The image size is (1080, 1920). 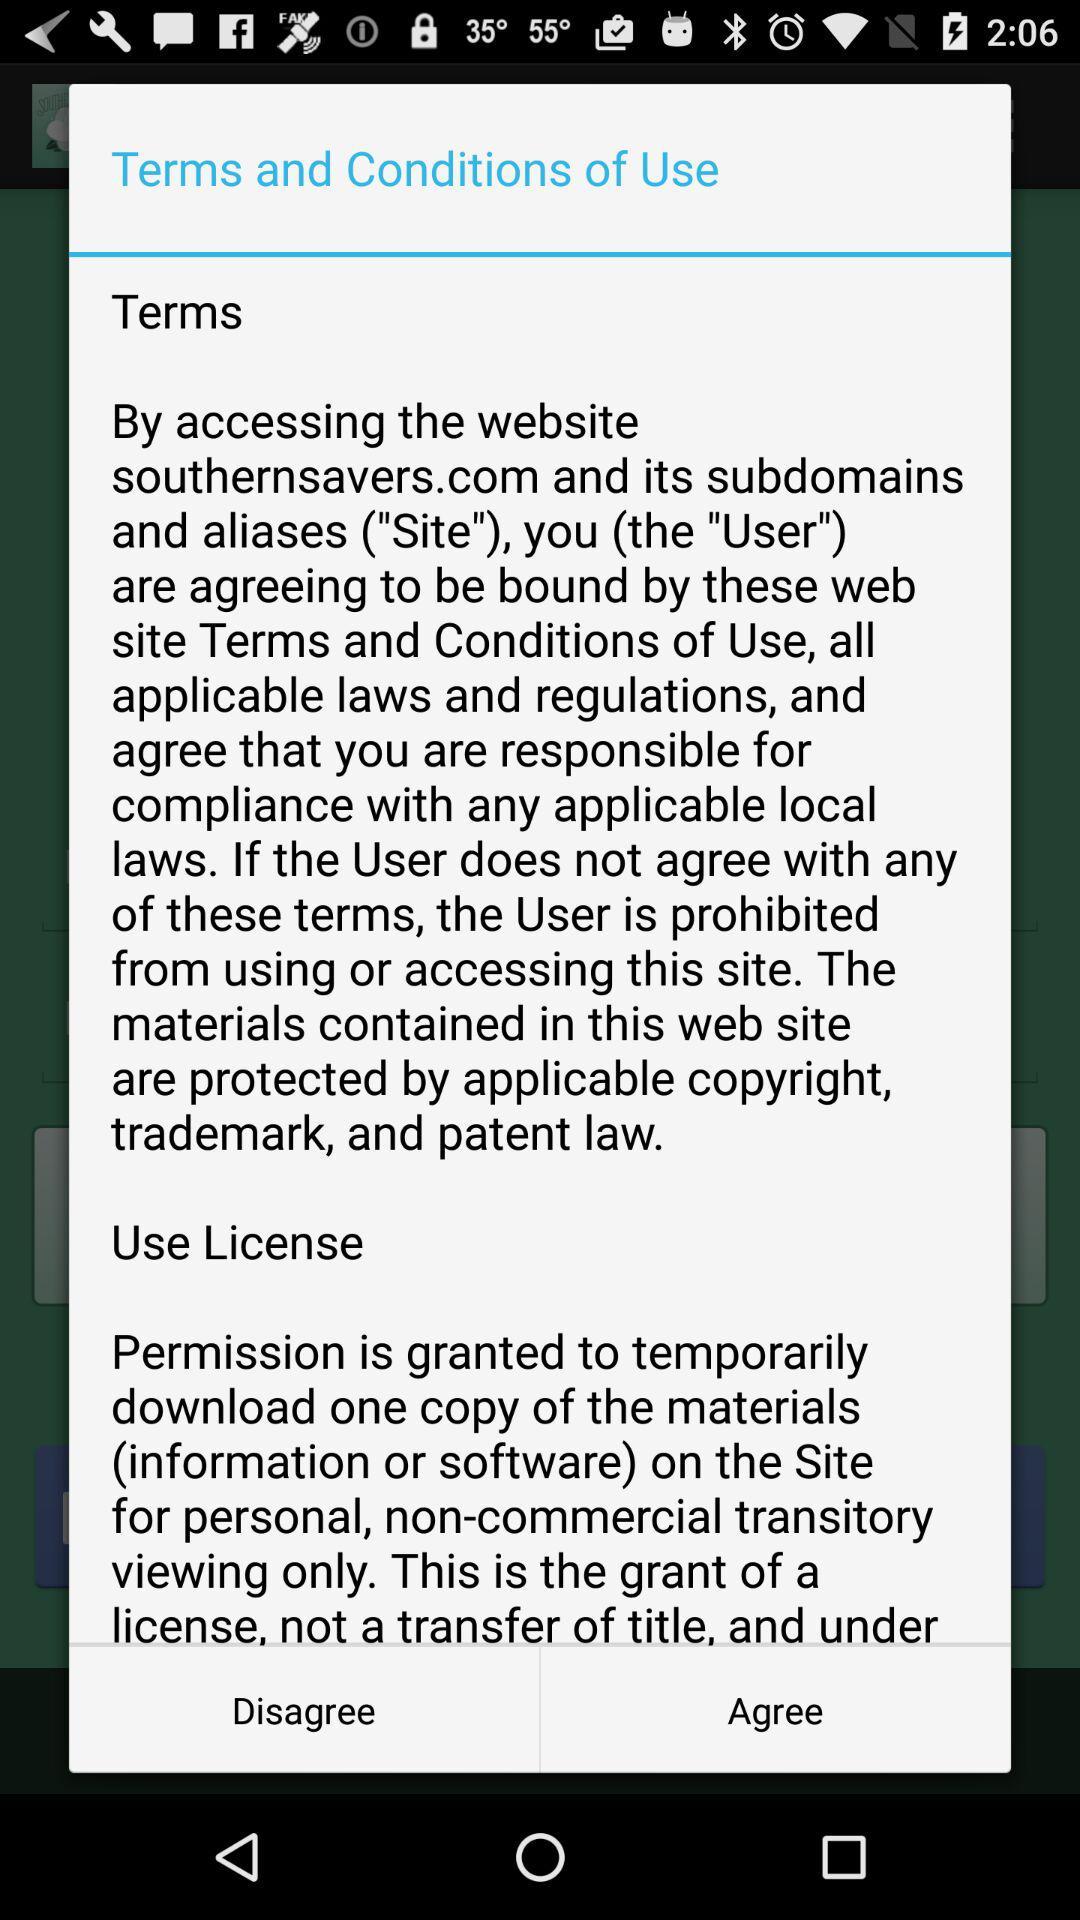 What do you see at coordinates (304, 1708) in the screenshot?
I see `the disagree` at bounding box center [304, 1708].